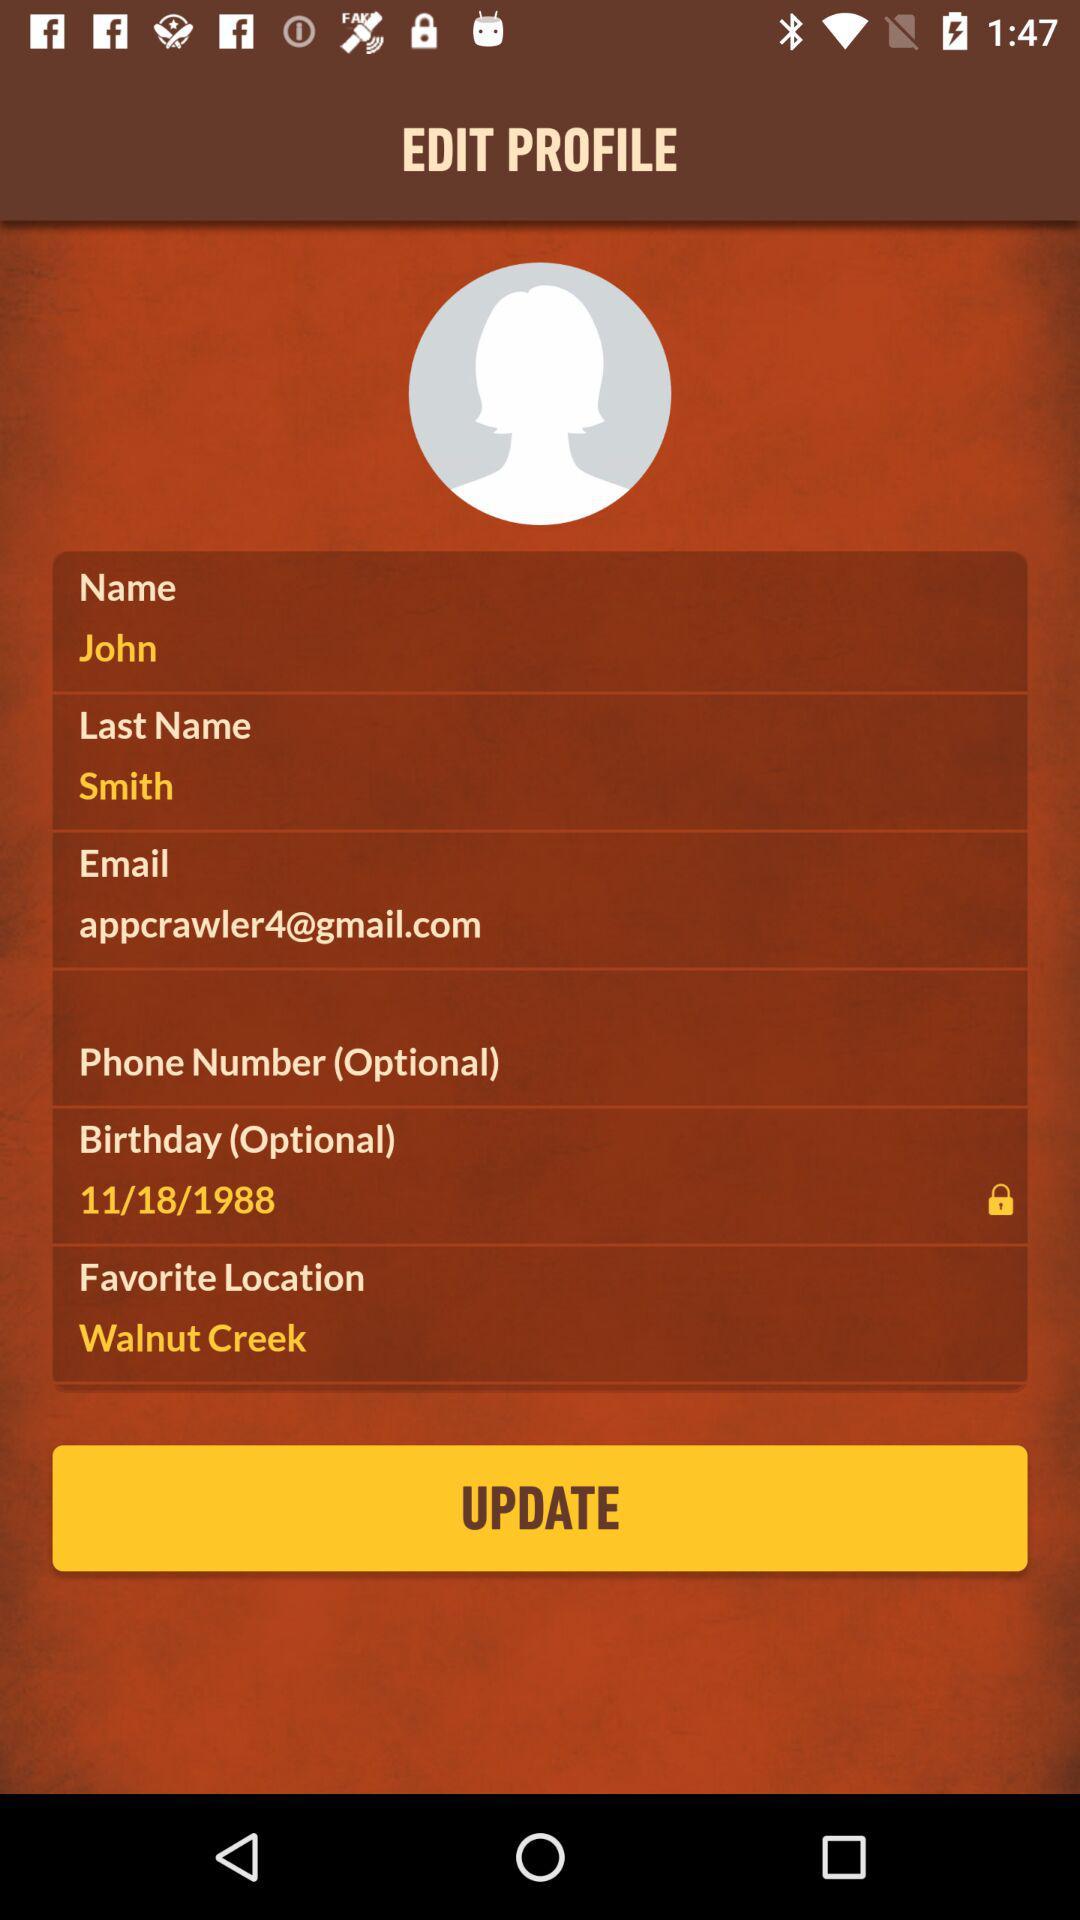 The height and width of the screenshot is (1920, 1080). What do you see at coordinates (540, 1060) in the screenshot?
I see `field for phone number` at bounding box center [540, 1060].